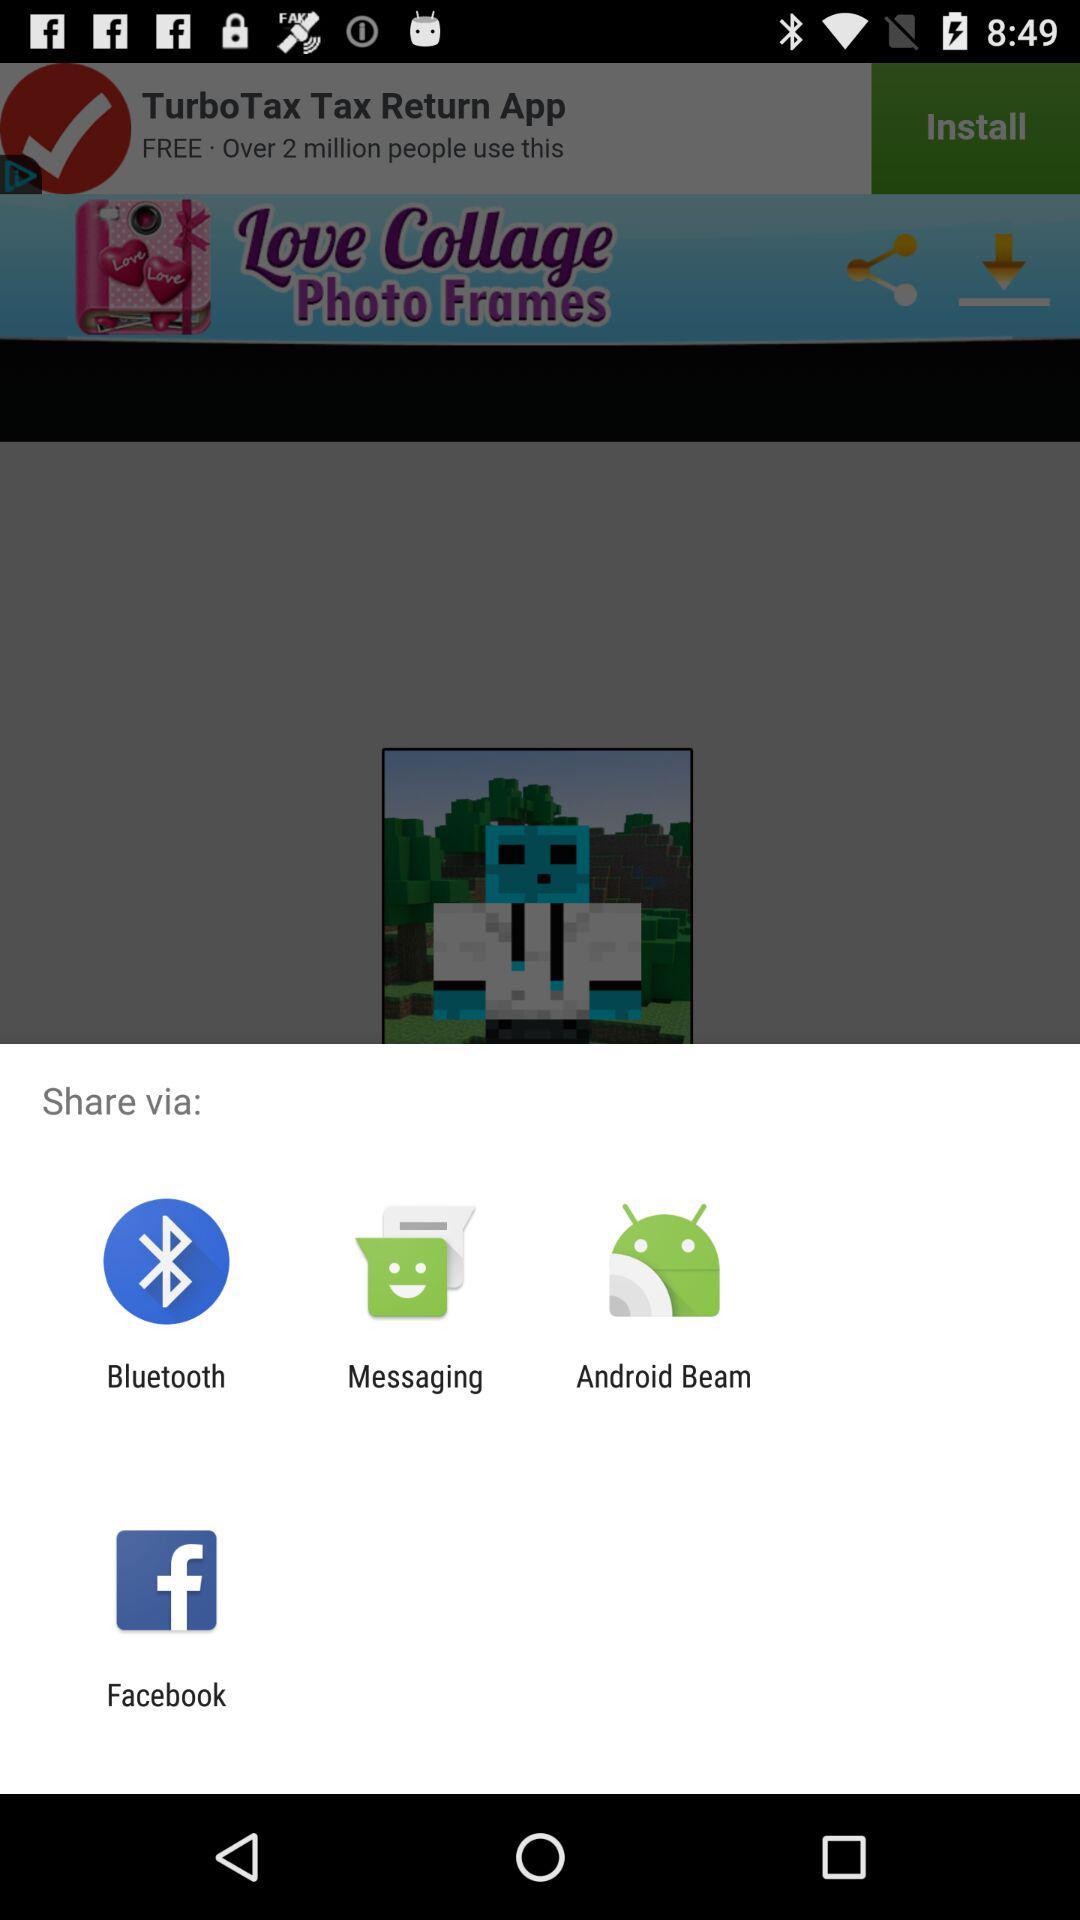 The width and height of the screenshot is (1080, 1920). What do you see at coordinates (664, 1392) in the screenshot?
I see `the android beam` at bounding box center [664, 1392].